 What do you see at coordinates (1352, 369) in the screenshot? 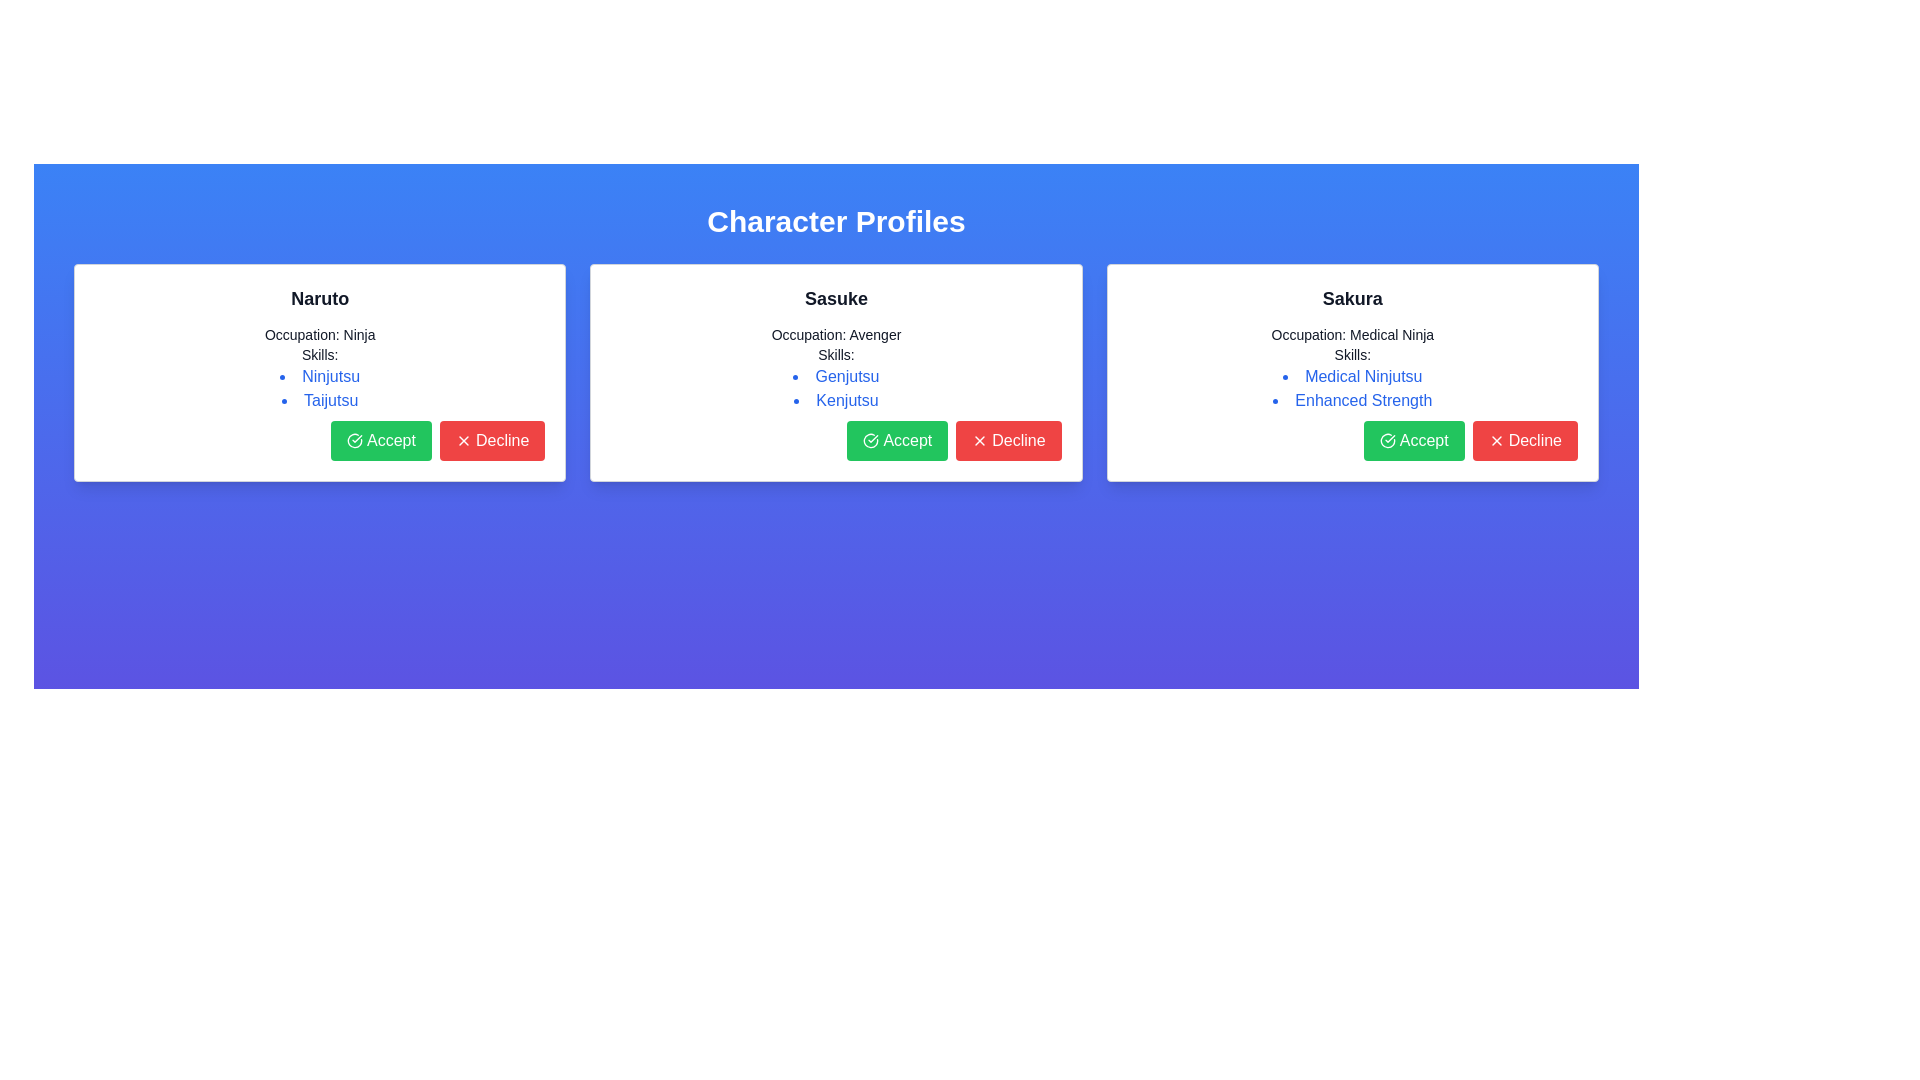
I see `the informational display text block that describes the character's occupation and skills, located in the 'Sakura' character profile card, positioned below the character's name and above the action buttons` at bounding box center [1352, 369].